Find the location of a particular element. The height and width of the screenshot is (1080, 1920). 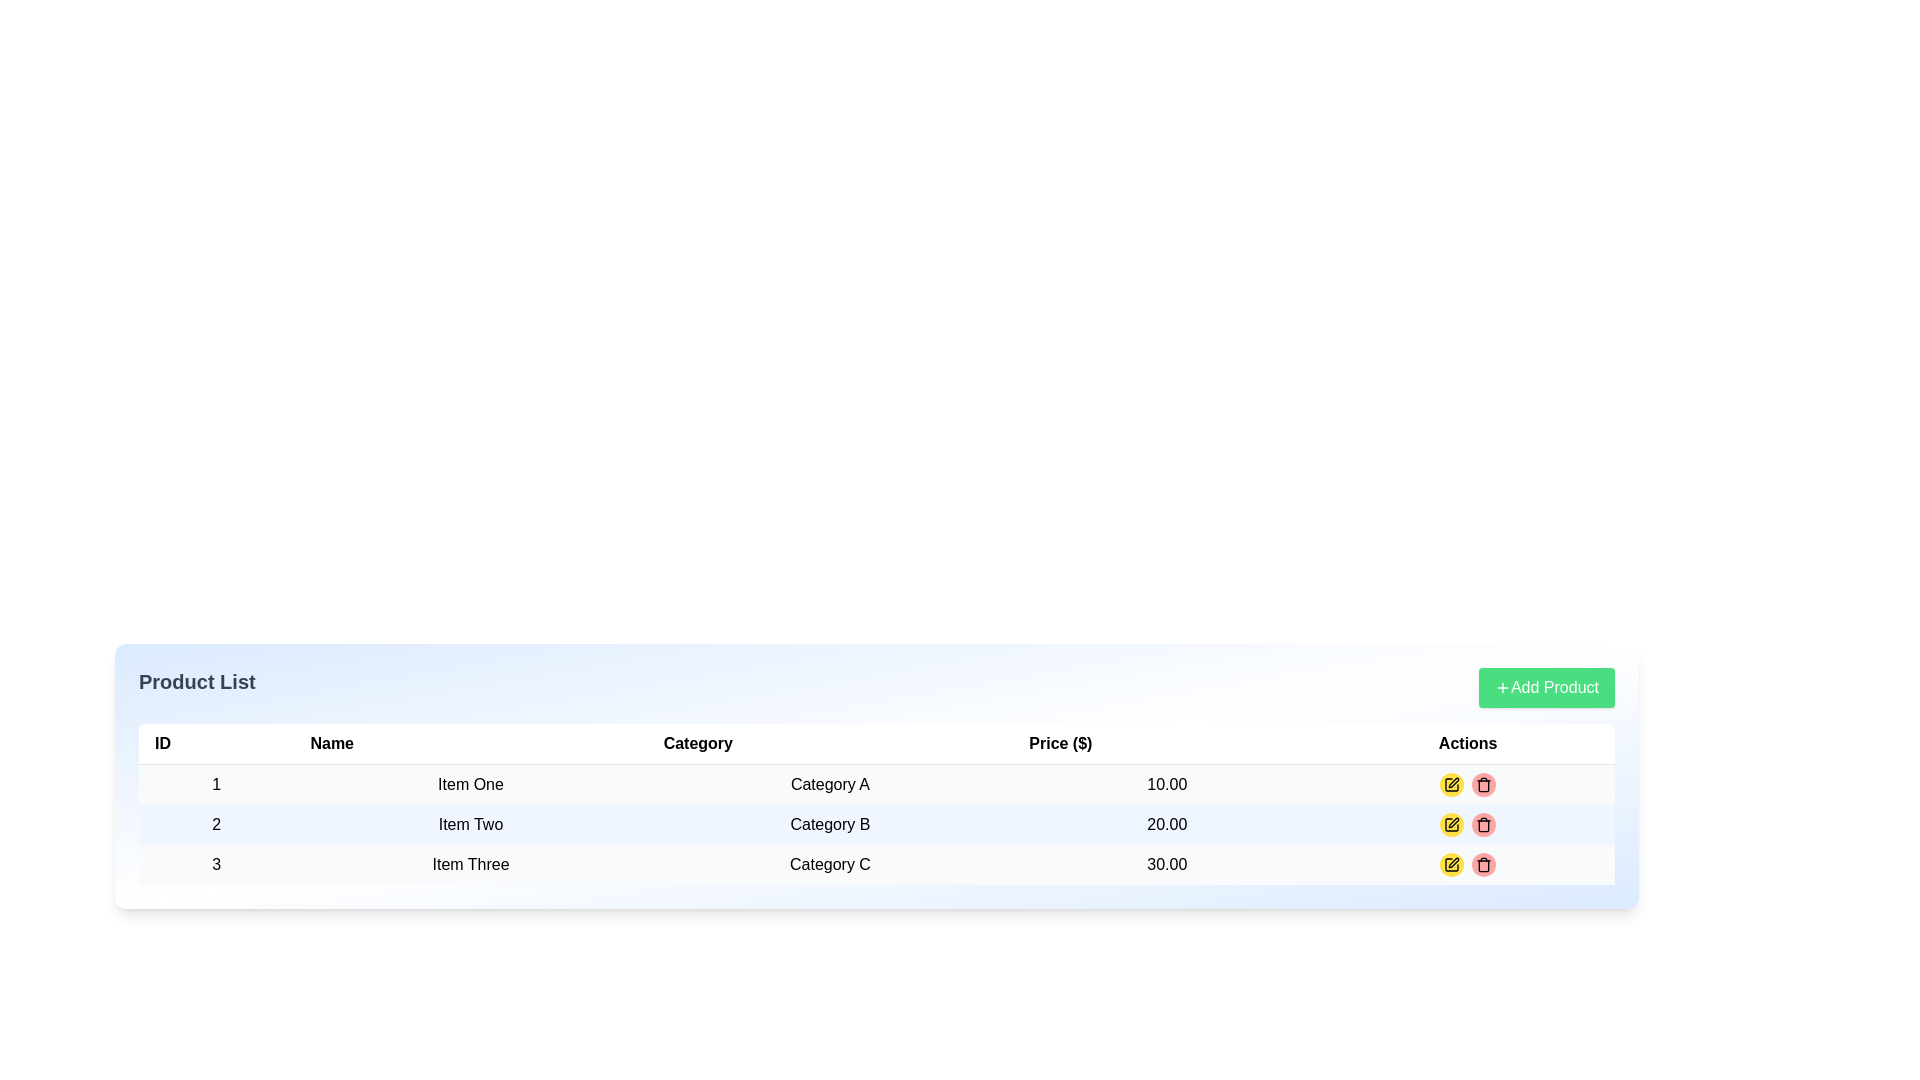

the text label 'Category A' located in the third column of the first row of the table, which is displayed in a standard sans-serif font style is located at coordinates (830, 783).